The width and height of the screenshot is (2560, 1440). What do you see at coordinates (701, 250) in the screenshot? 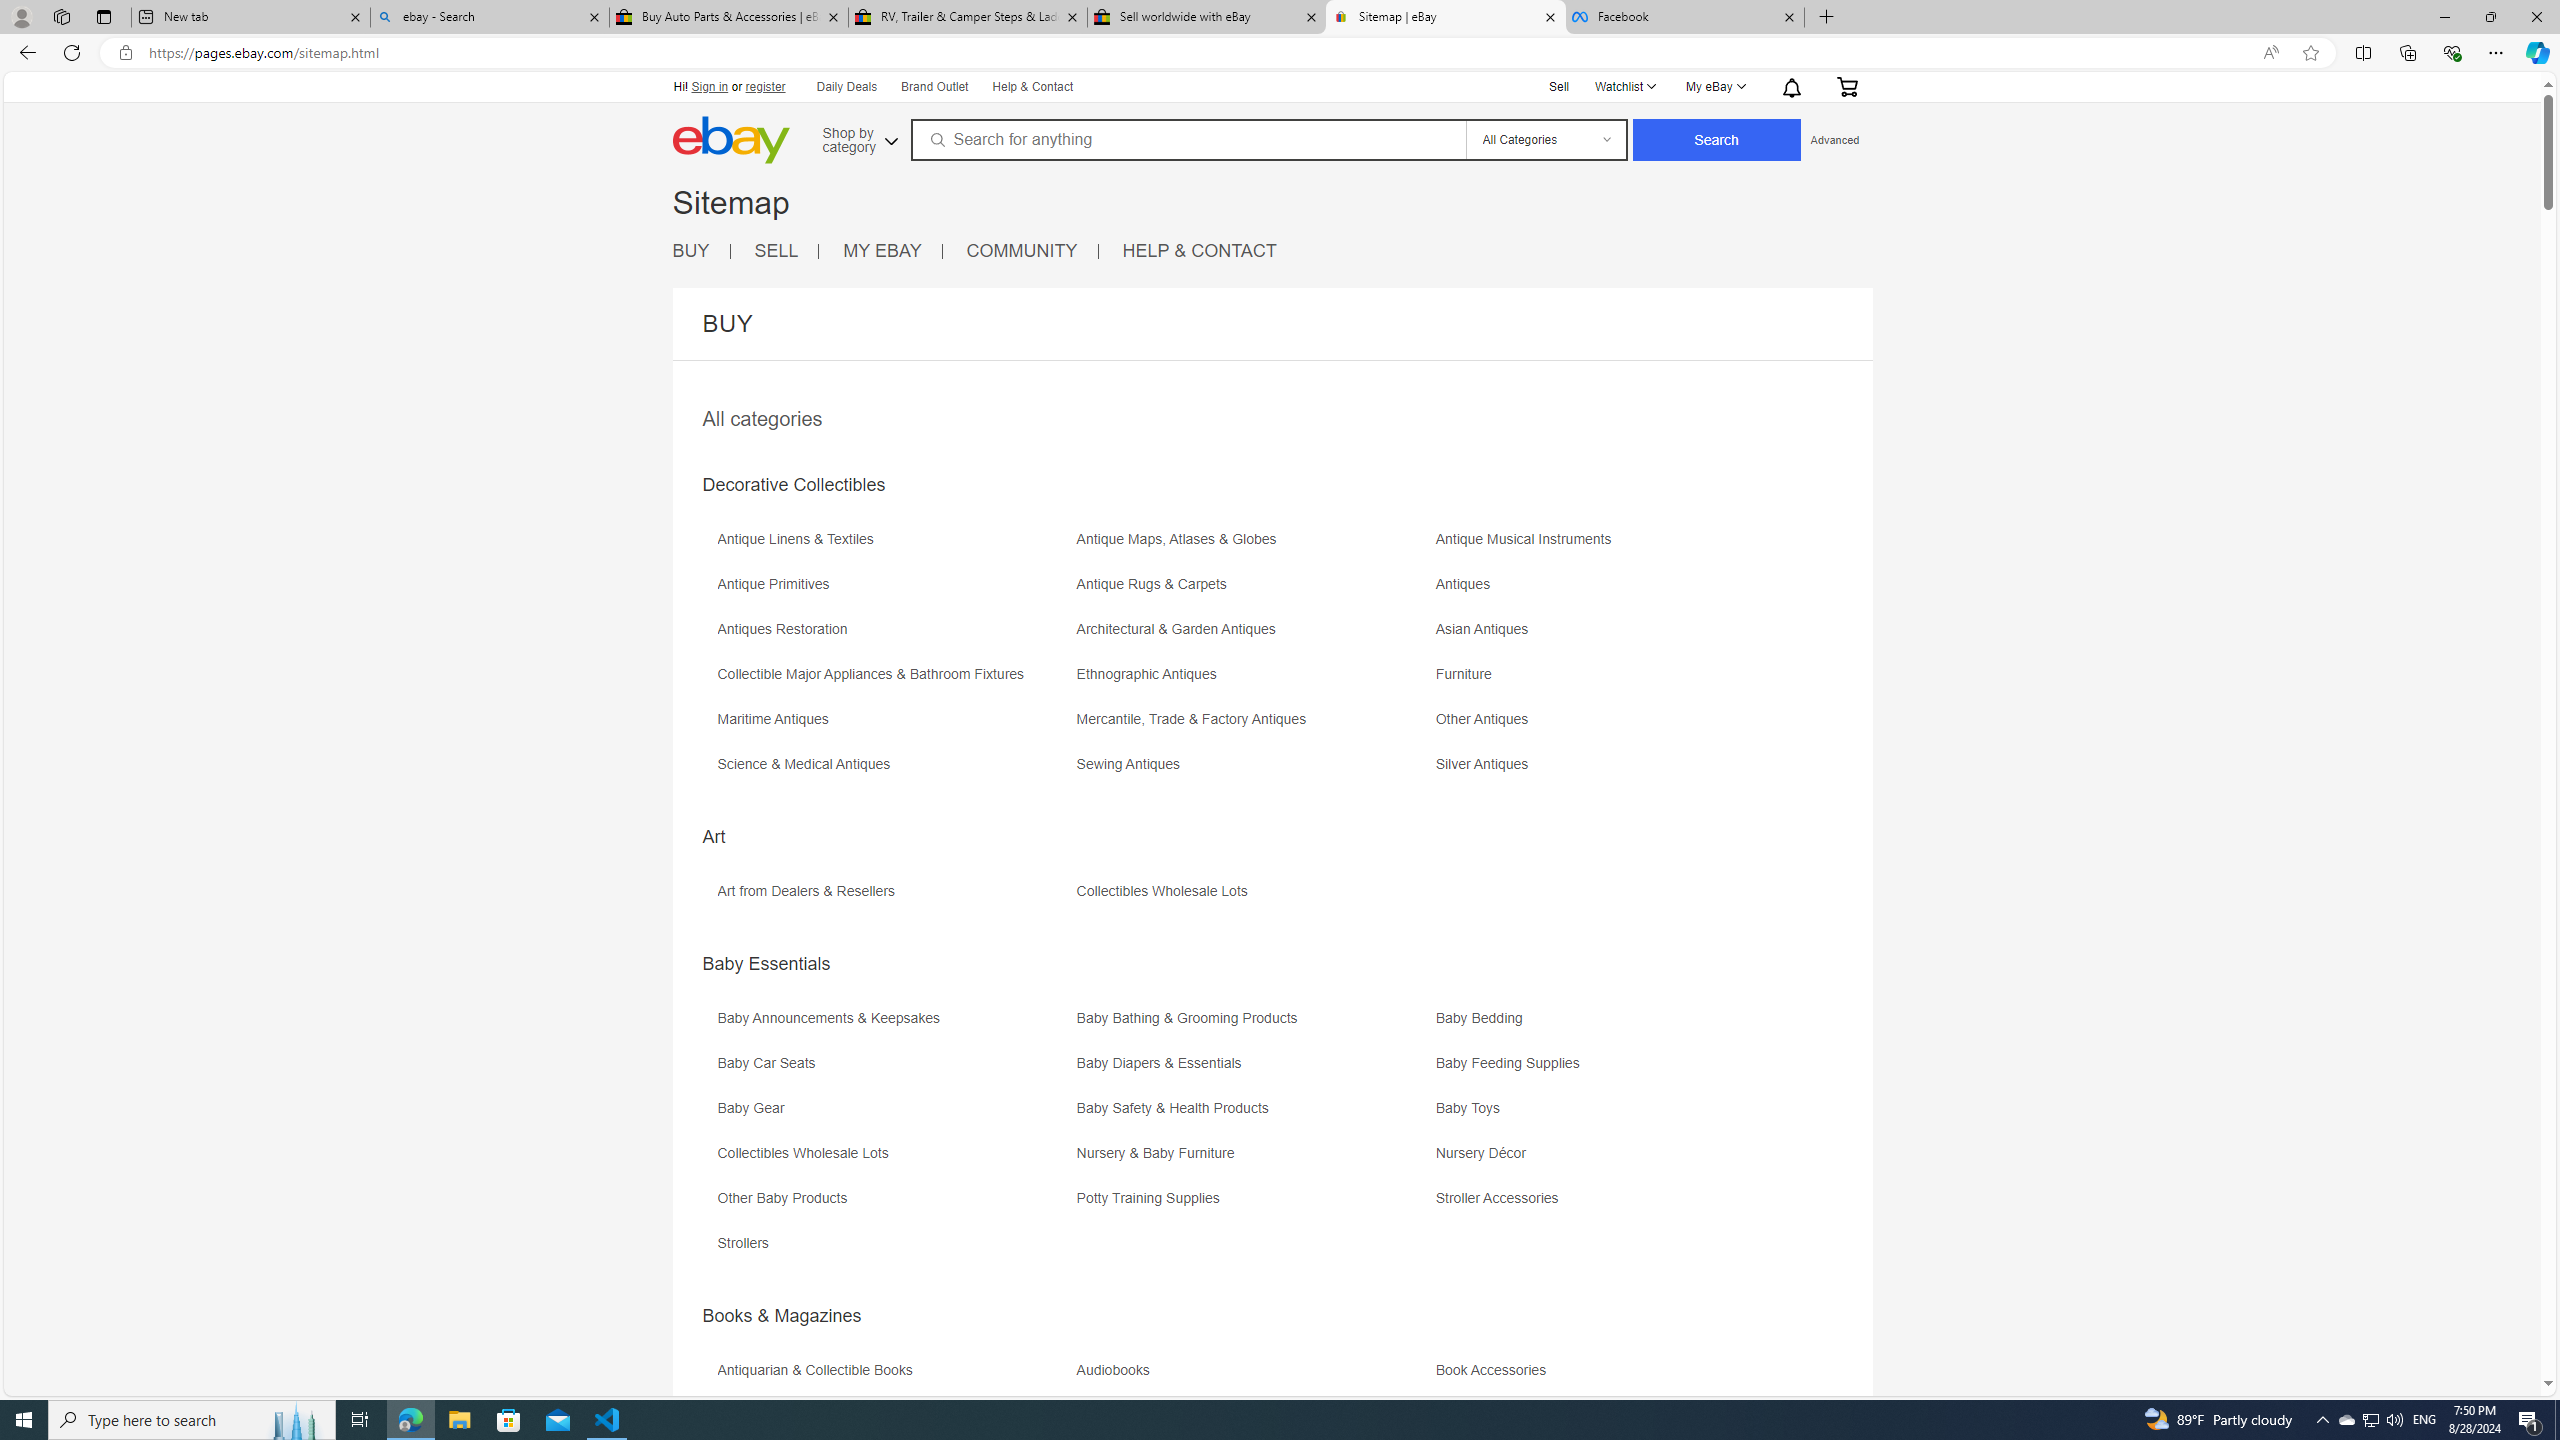
I see `'BUY'` at bounding box center [701, 250].